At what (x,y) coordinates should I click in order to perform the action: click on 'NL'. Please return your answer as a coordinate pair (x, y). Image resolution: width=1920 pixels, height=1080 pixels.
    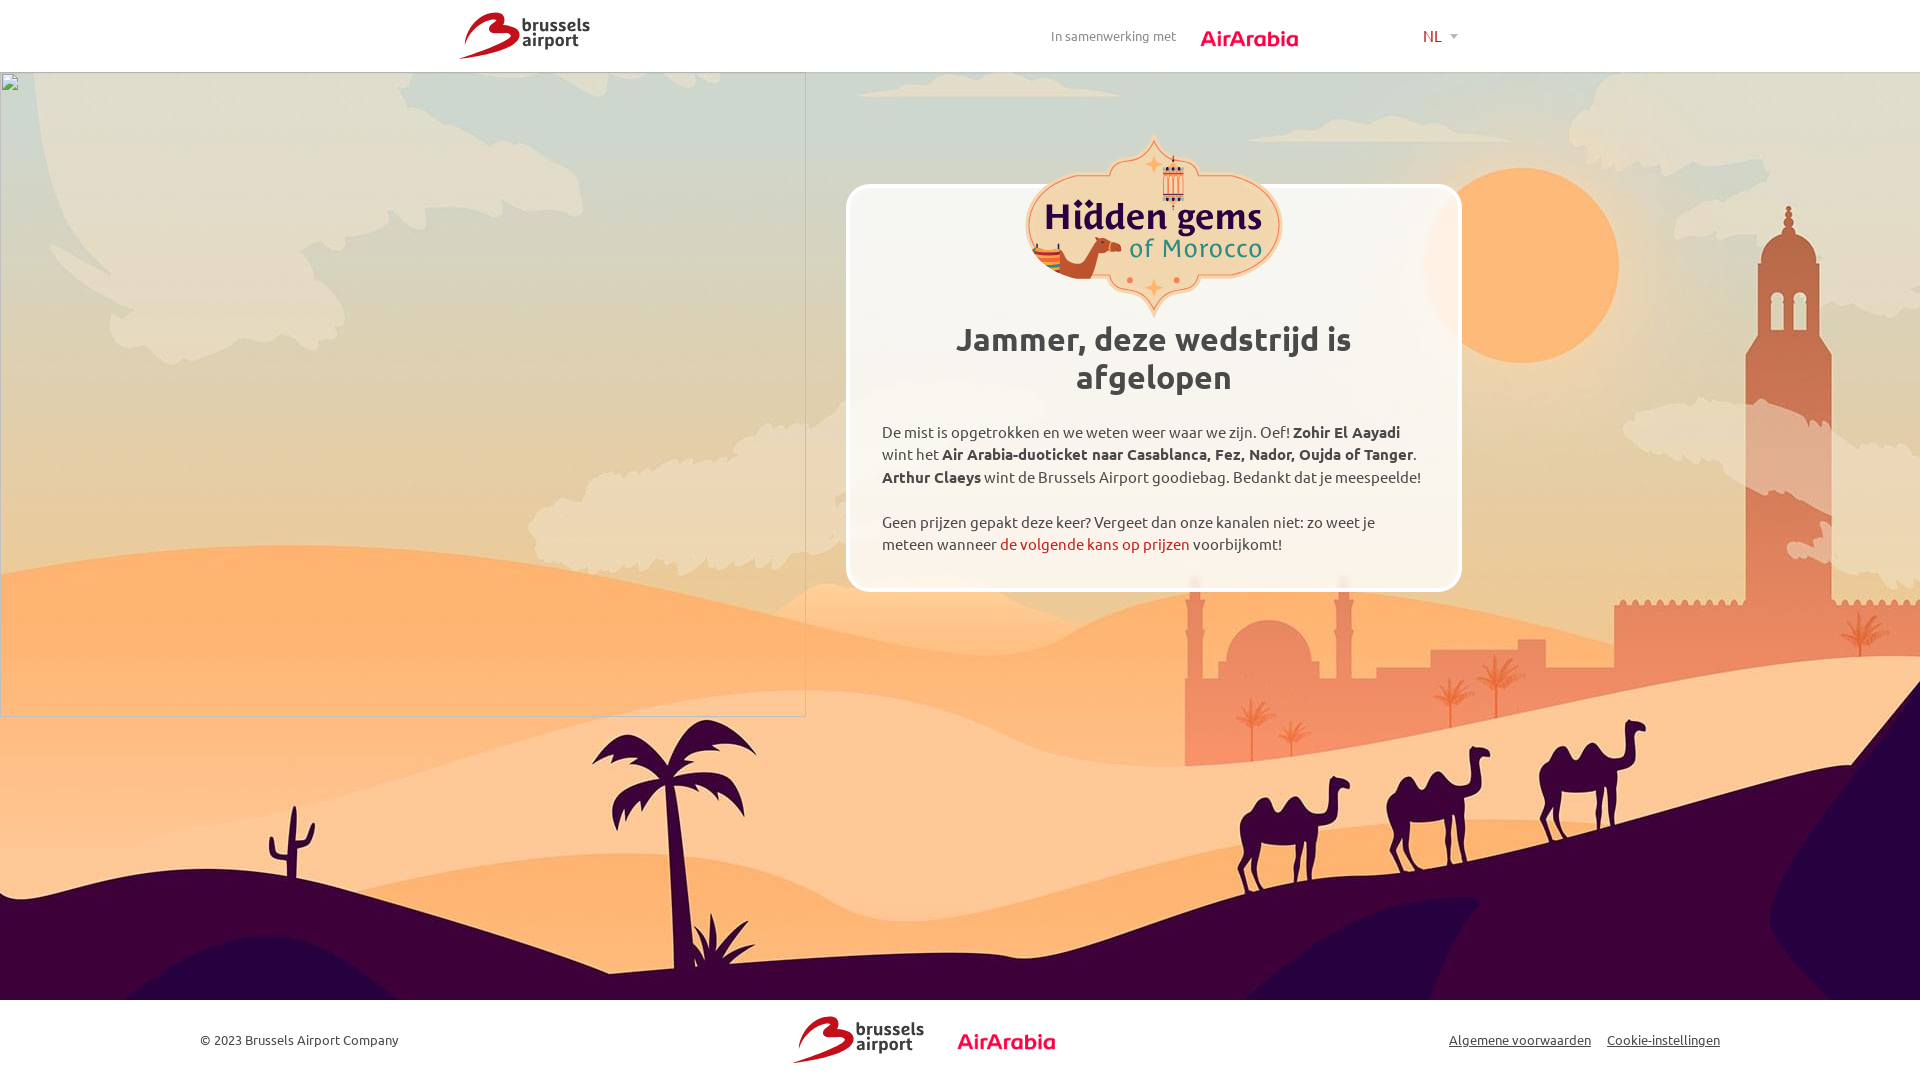
    Looking at the image, I should click on (1440, 36).